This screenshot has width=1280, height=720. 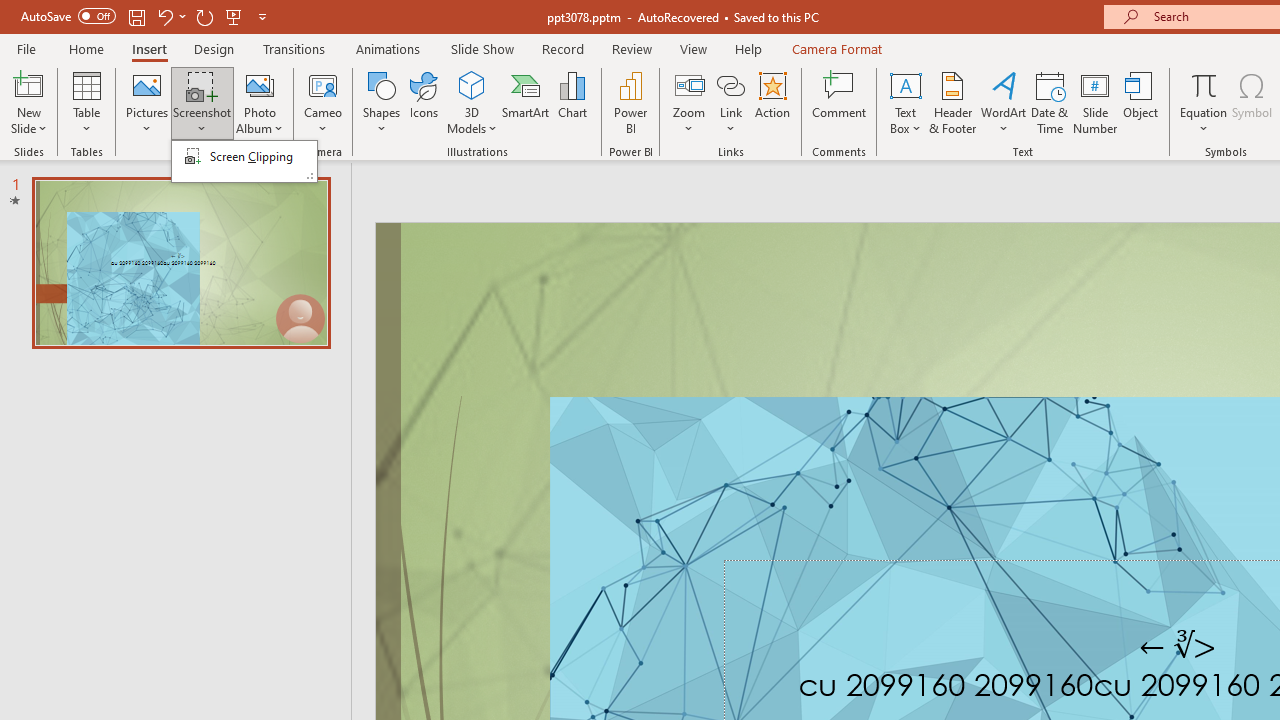 What do you see at coordinates (1004, 103) in the screenshot?
I see `'WordArt'` at bounding box center [1004, 103].